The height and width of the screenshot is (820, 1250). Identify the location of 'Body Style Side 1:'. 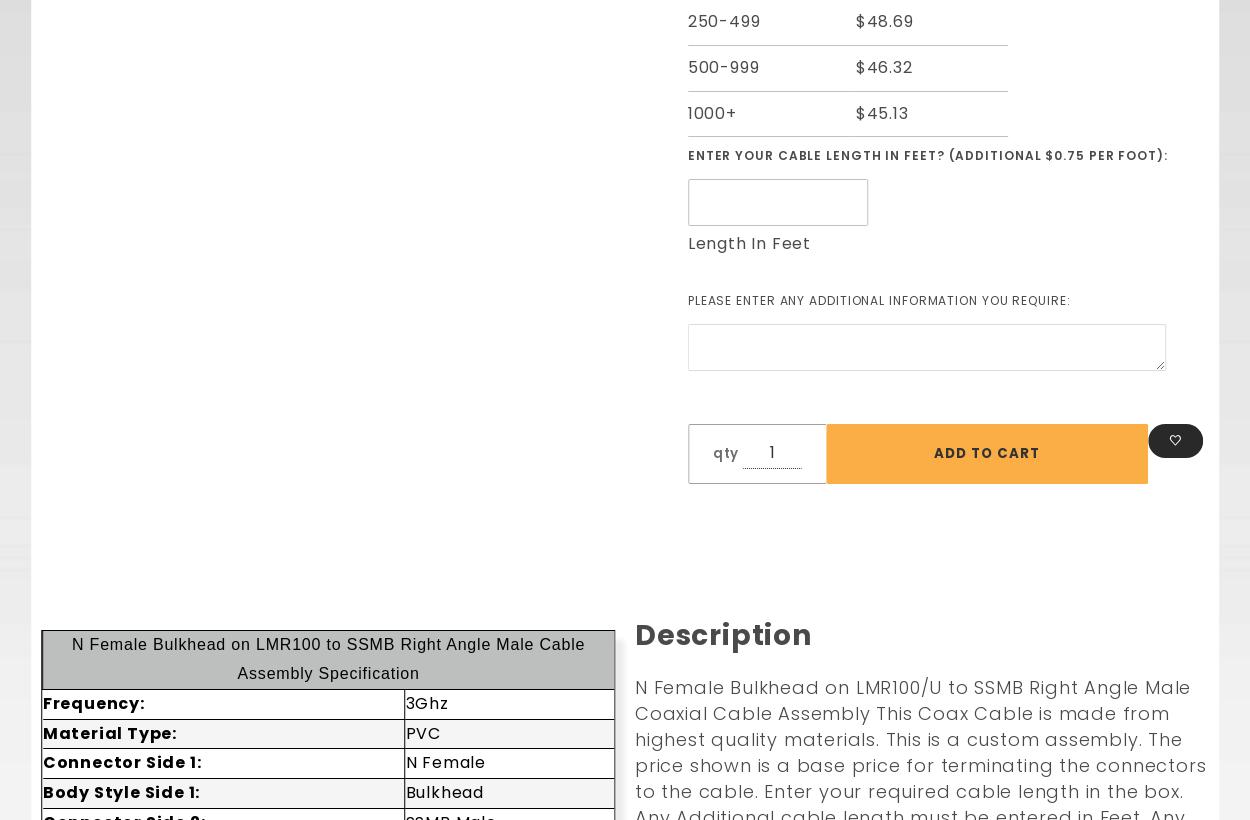
(120, 792).